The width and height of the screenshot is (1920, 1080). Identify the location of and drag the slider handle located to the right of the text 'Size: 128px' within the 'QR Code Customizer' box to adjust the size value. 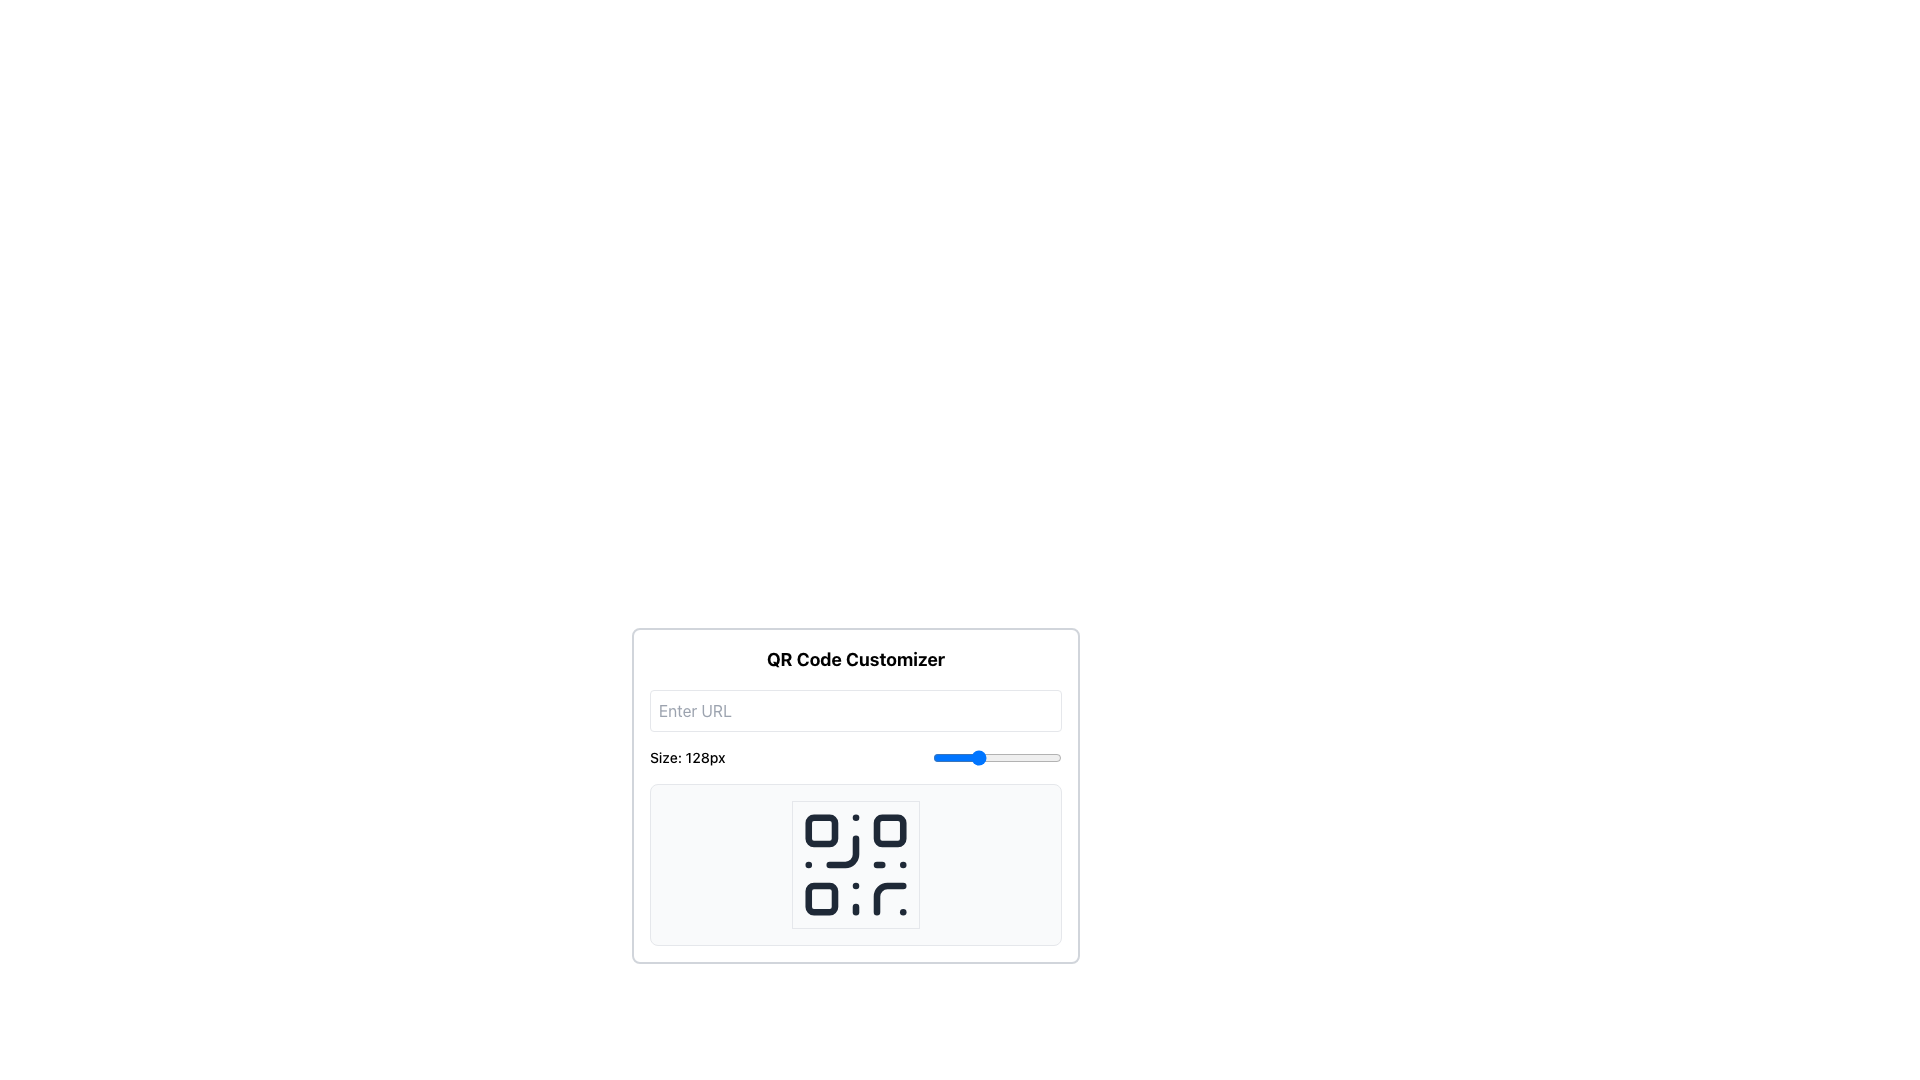
(997, 758).